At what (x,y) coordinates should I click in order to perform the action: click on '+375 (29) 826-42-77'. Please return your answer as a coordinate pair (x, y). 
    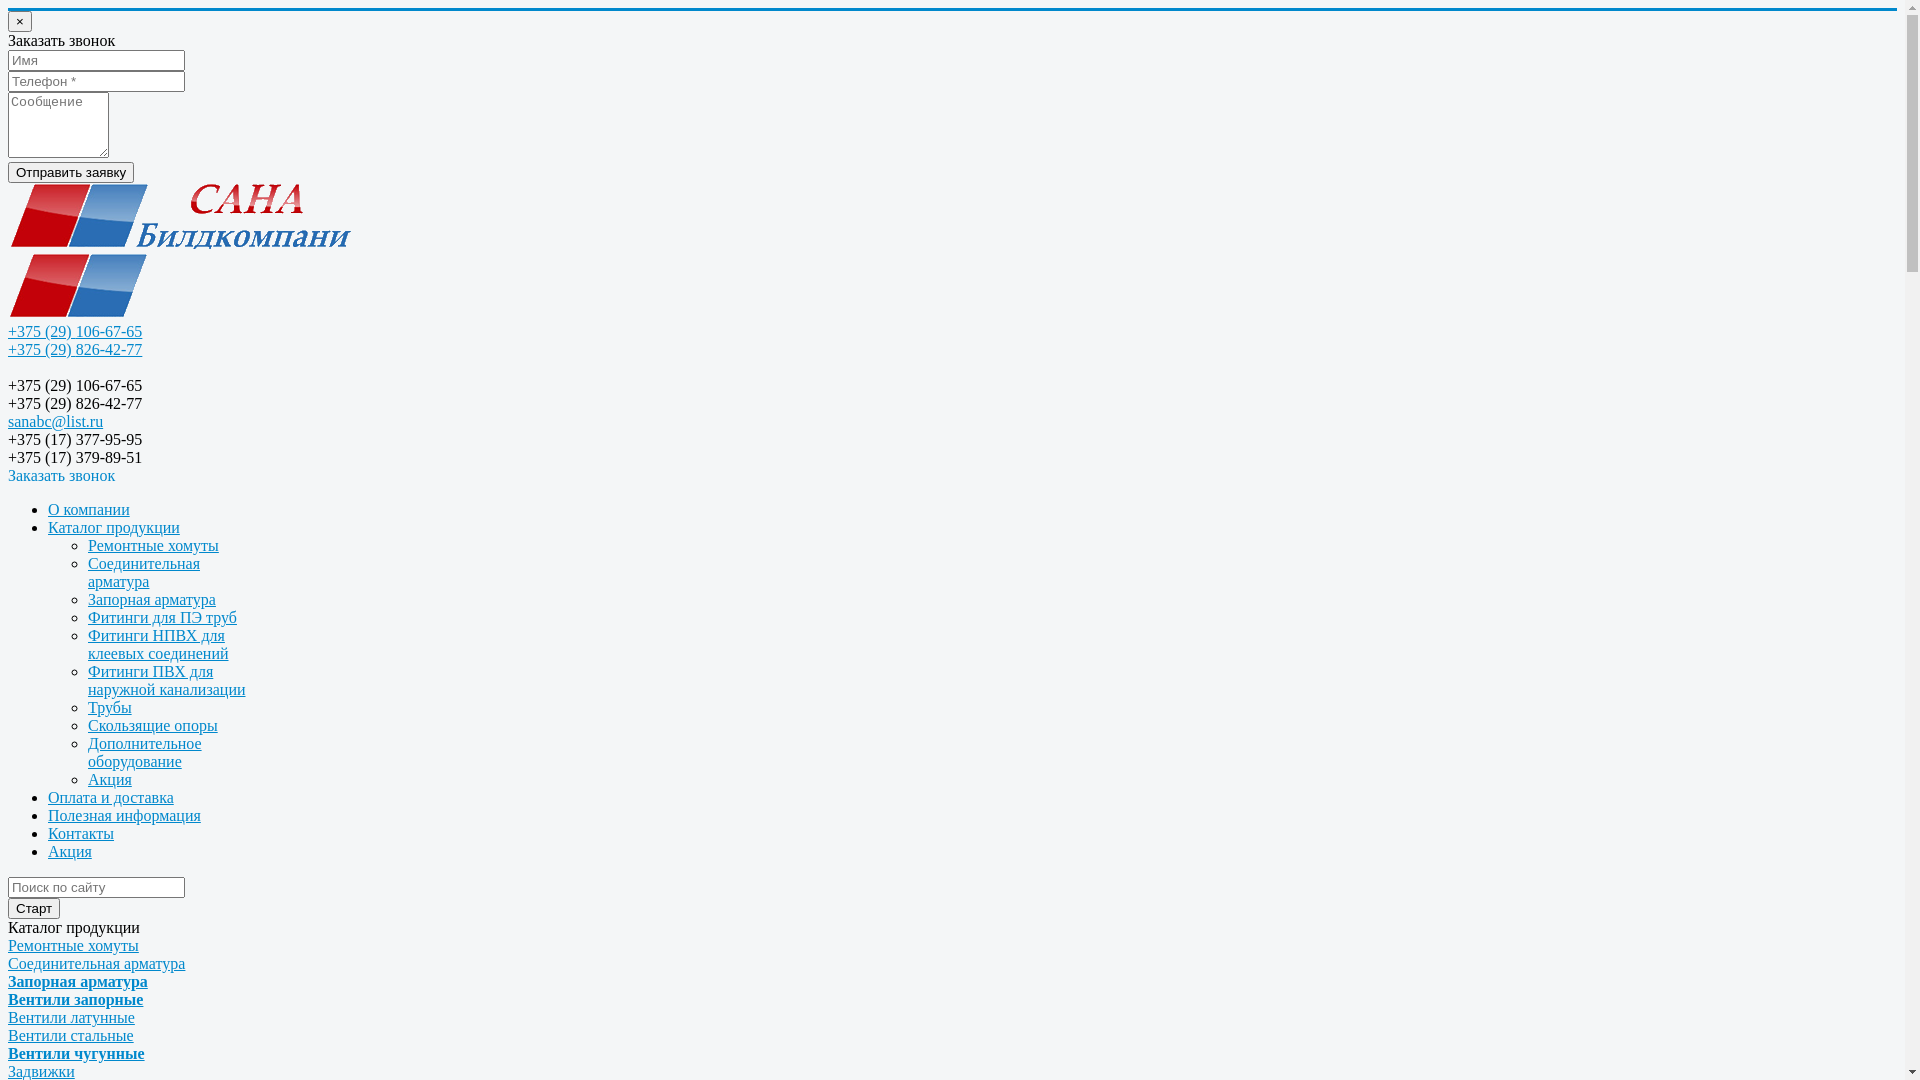
    Looking at the image, I should click on (75, 348).